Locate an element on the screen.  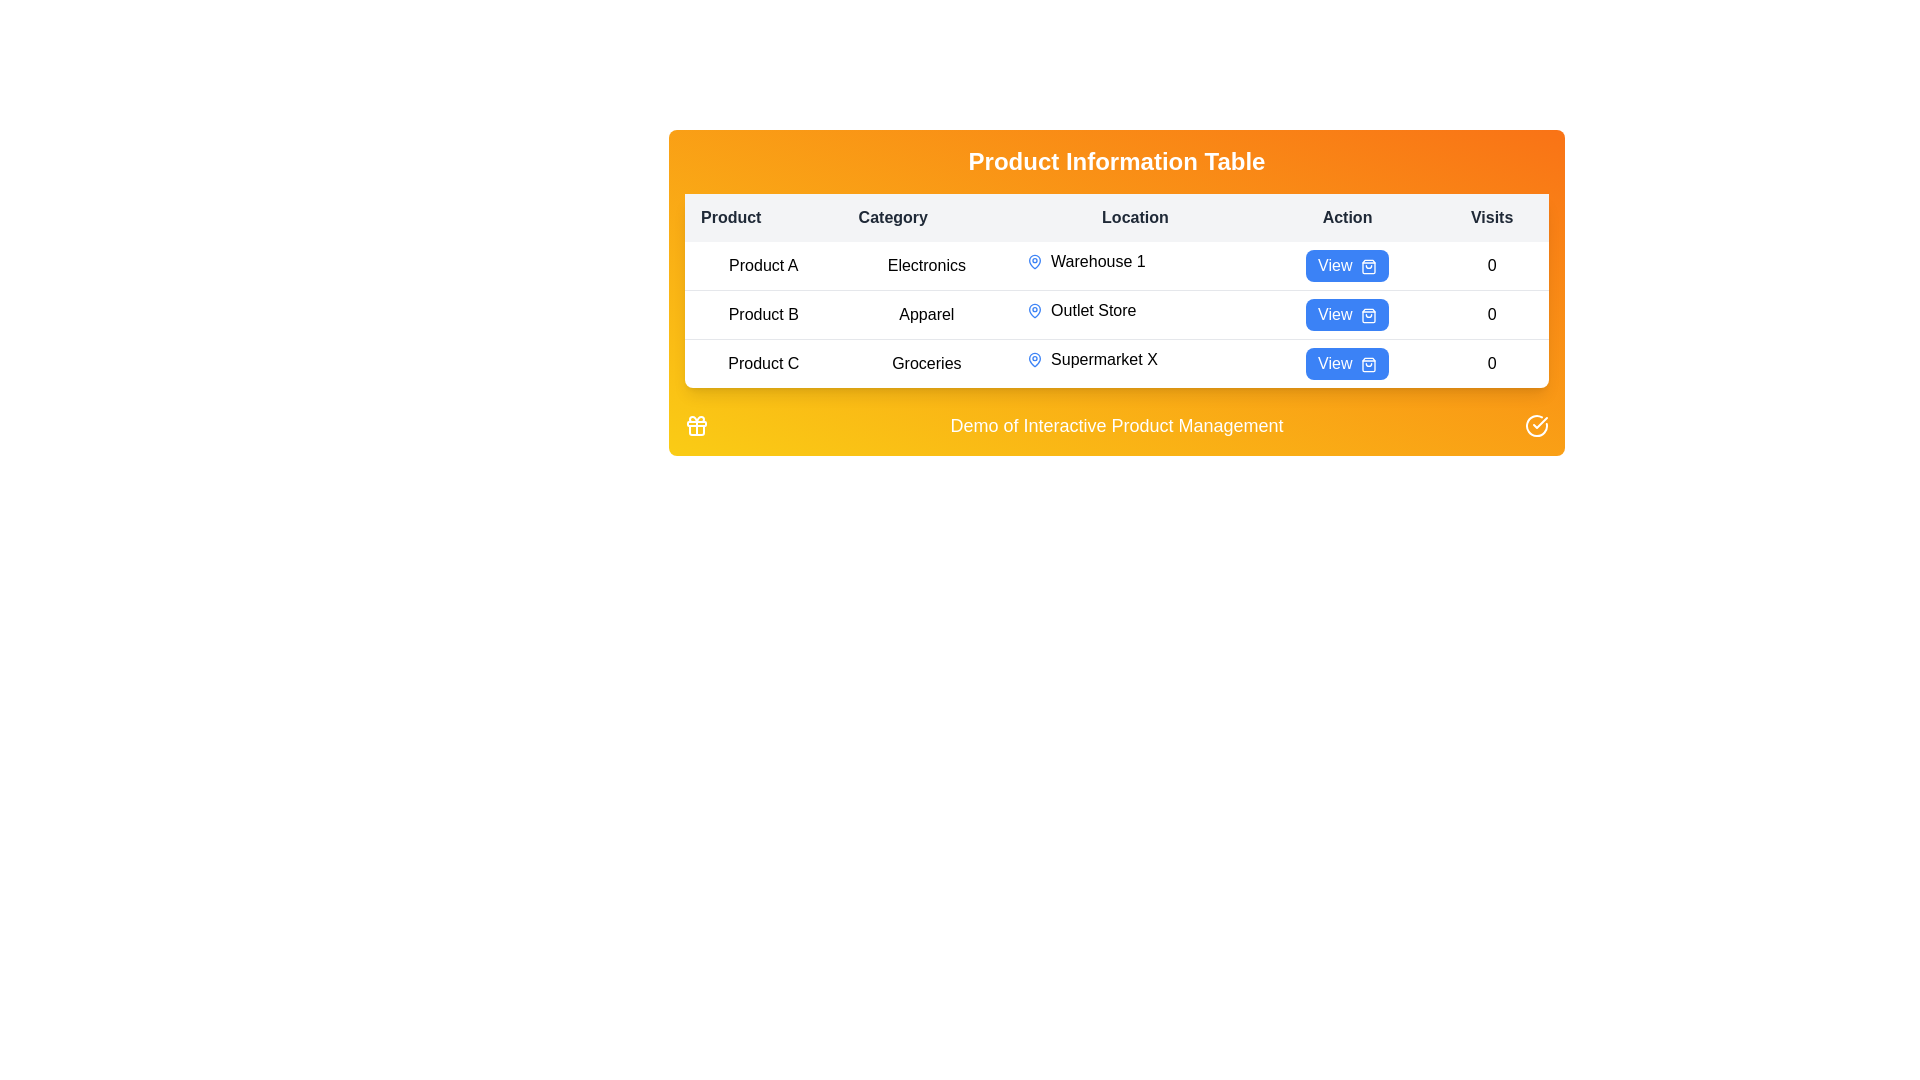
the table header cell containing the text 'Action', which is the fourth header cell in the table's header row, positioned between 'Location' and 'Visits' is located at coordinates (1347, 218).